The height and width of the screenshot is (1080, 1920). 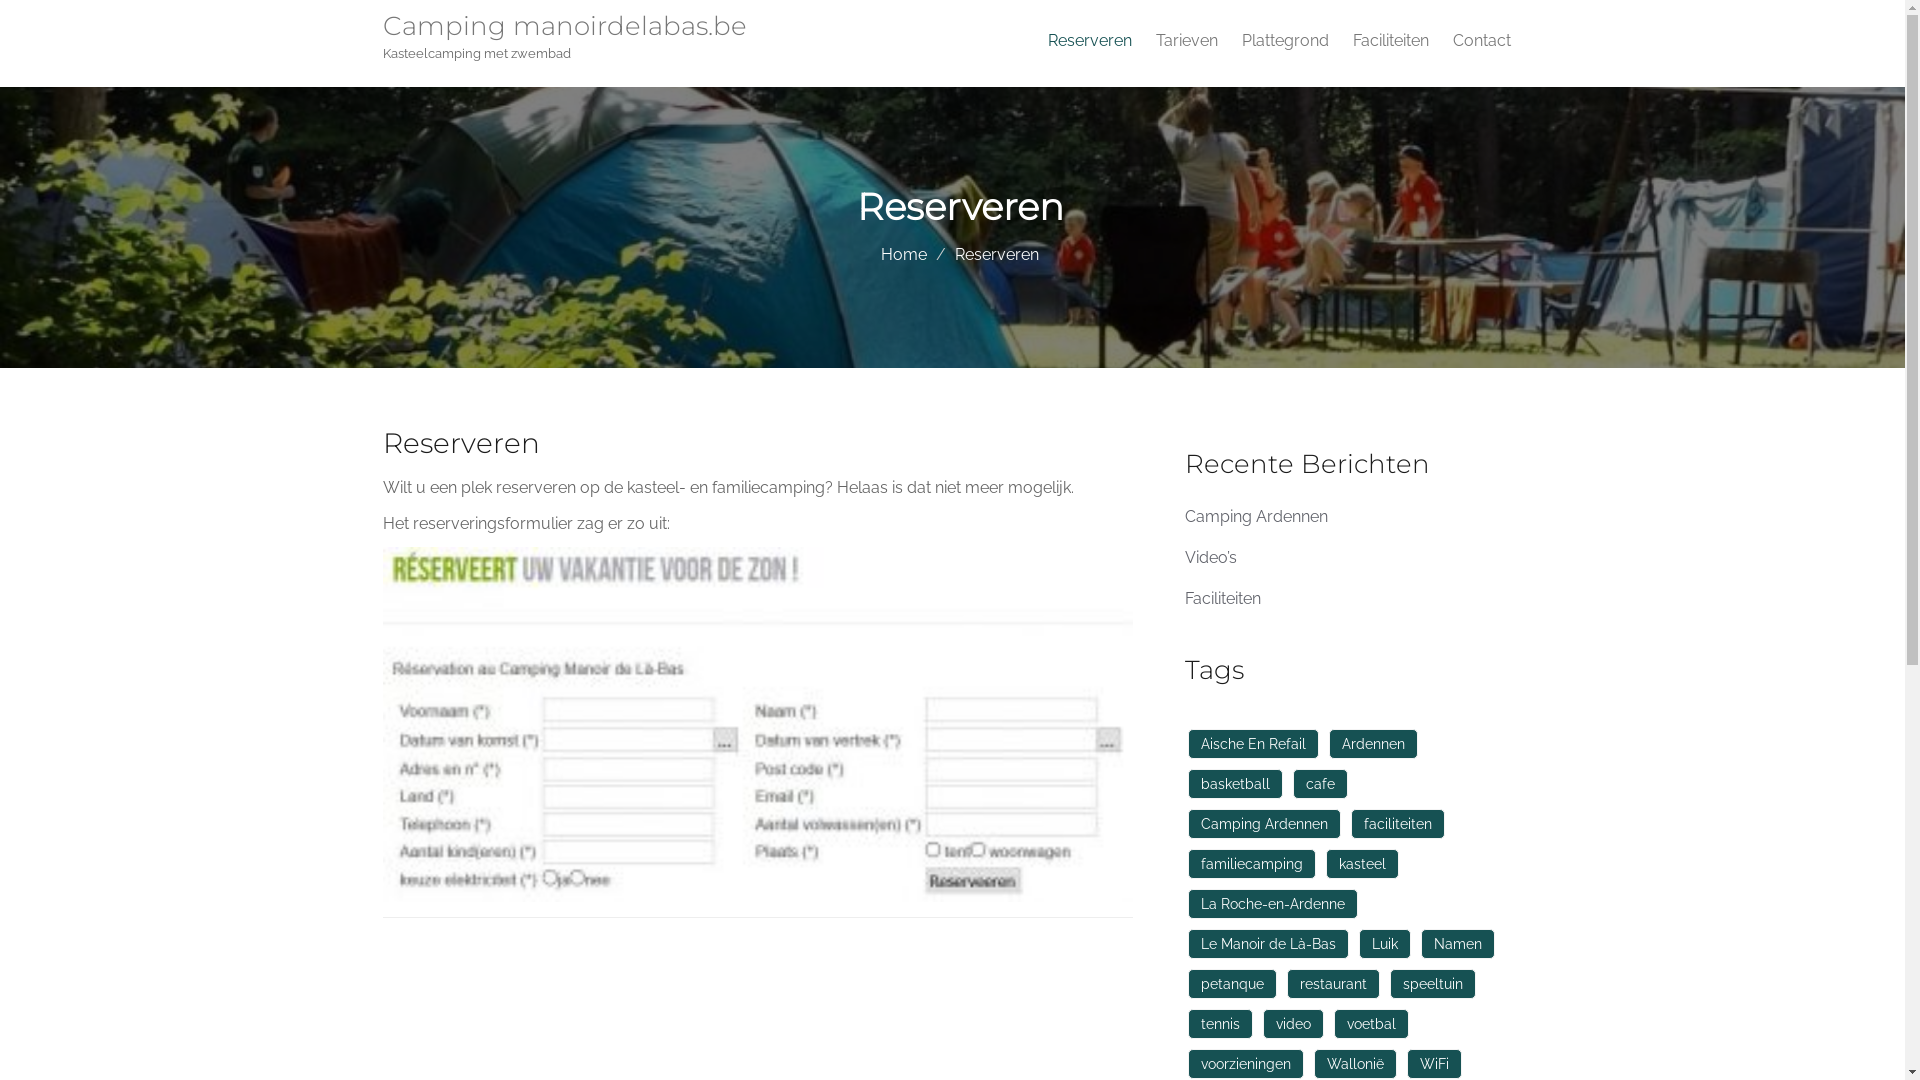 What do you see at coordinates (1481, 41) in the screenshot?
I see `'Contact'` at bounding box center [1481, 41].